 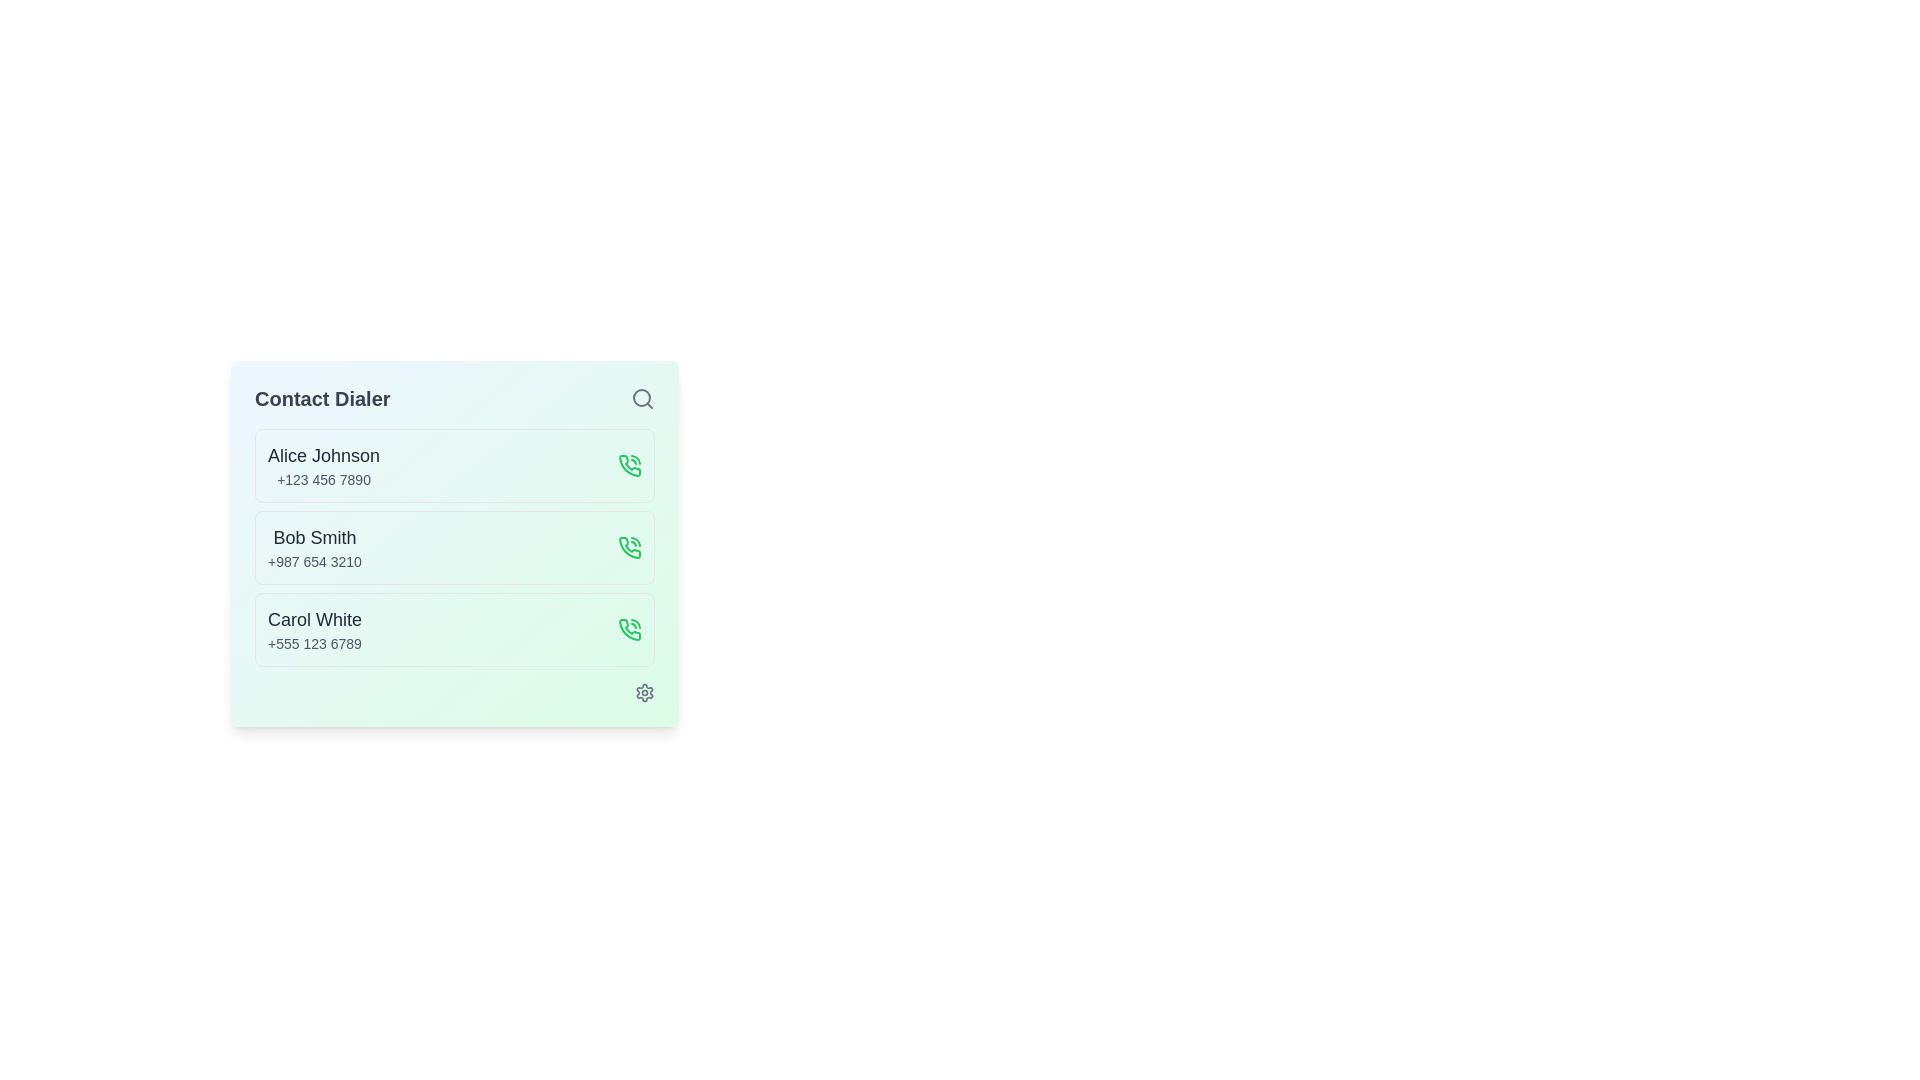 What do you see at coordinates (324, 455) in the screenshot?
I see `the bold text label displaying 'Alice Johnson', which is located at the top left corner of the first contact entry in the contact list` at bounding box center [324, 455].